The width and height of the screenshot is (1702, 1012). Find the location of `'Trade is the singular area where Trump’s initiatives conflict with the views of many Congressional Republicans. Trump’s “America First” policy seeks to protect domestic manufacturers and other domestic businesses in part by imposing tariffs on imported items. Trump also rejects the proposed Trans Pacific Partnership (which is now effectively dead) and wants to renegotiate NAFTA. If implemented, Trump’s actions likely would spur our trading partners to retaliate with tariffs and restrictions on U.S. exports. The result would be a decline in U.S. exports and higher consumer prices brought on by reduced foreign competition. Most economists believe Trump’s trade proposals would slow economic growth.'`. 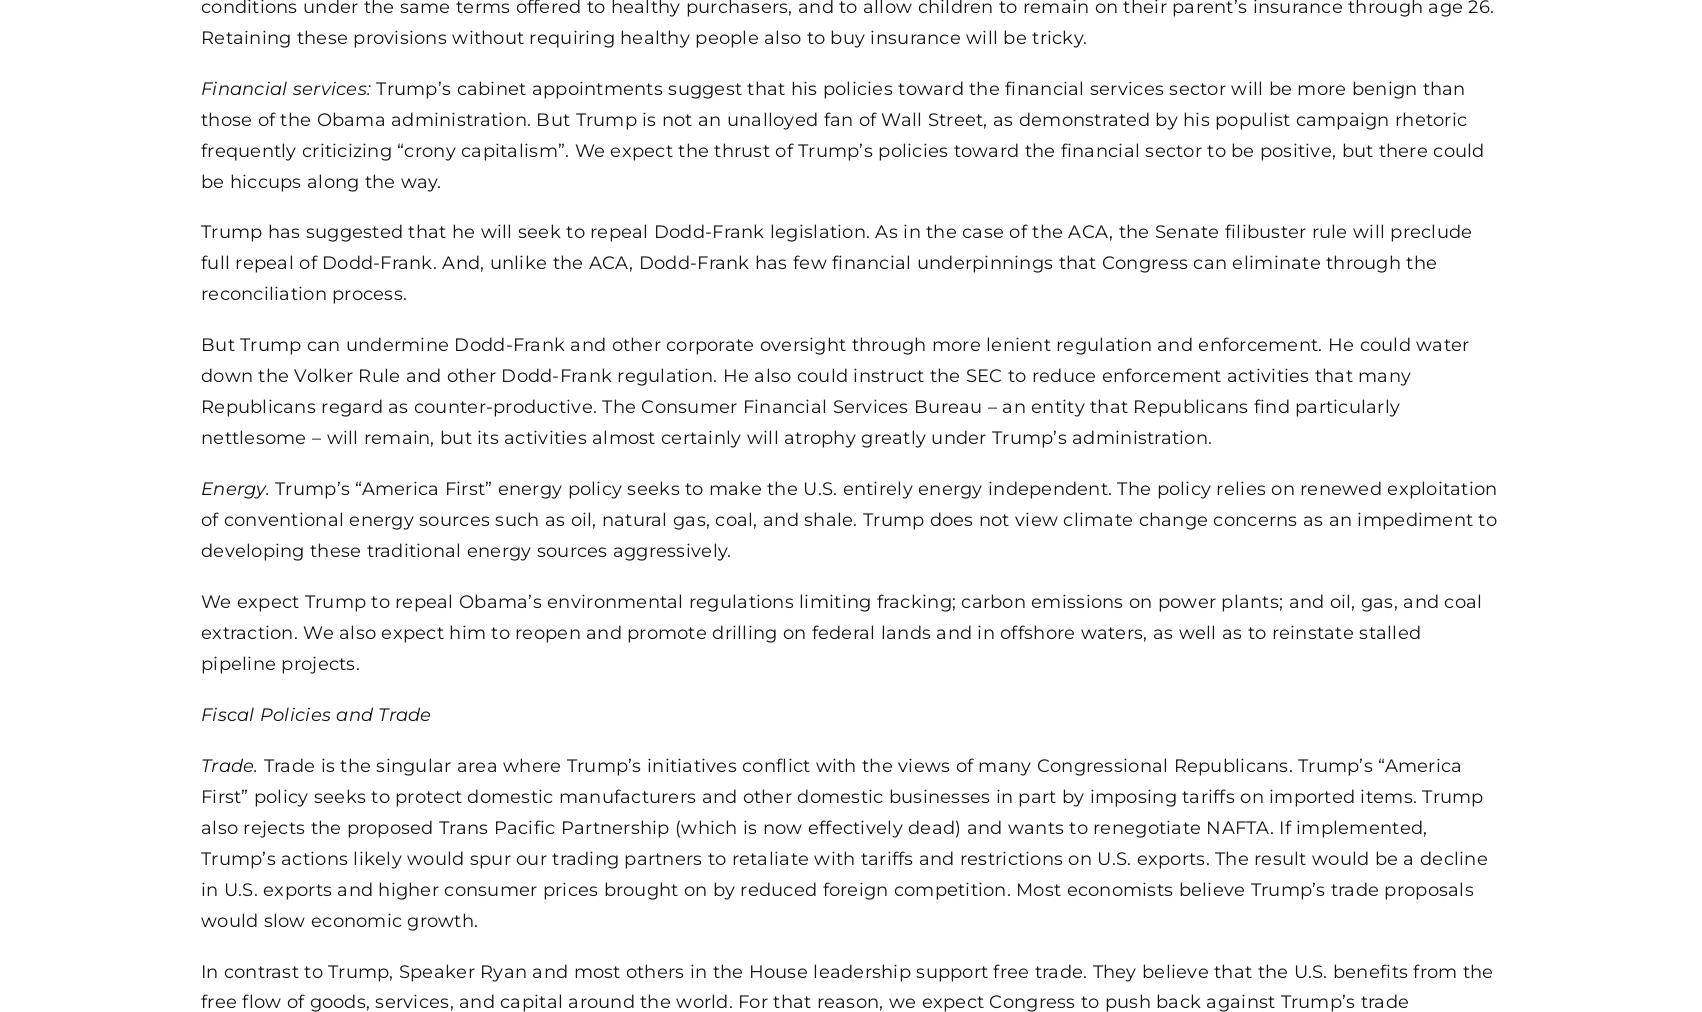

'Trade is the singular area where Trump’s initiatives conflict with the views of many Congressional Republicans. Trump’s “America First” policy seeks to protect domestic manufacturers and other domestic businesses in part by imposing tariffs on imported items. Trump also rejects the proposed Trans Pacific Partnership (which is now effectively dead) and wants to renegotiate NAFTA. If implemented, Trump’s actions likely would spur our trading partners to retaliate with tariffs and restrictions on U.S. exports. The result would be a decline in U.S. exports and higher consumer prices brought on by reduced foreign competition. Most economists believe Trump’s trade proposals would slow economic growth.' is located at coordinates (843, 840).